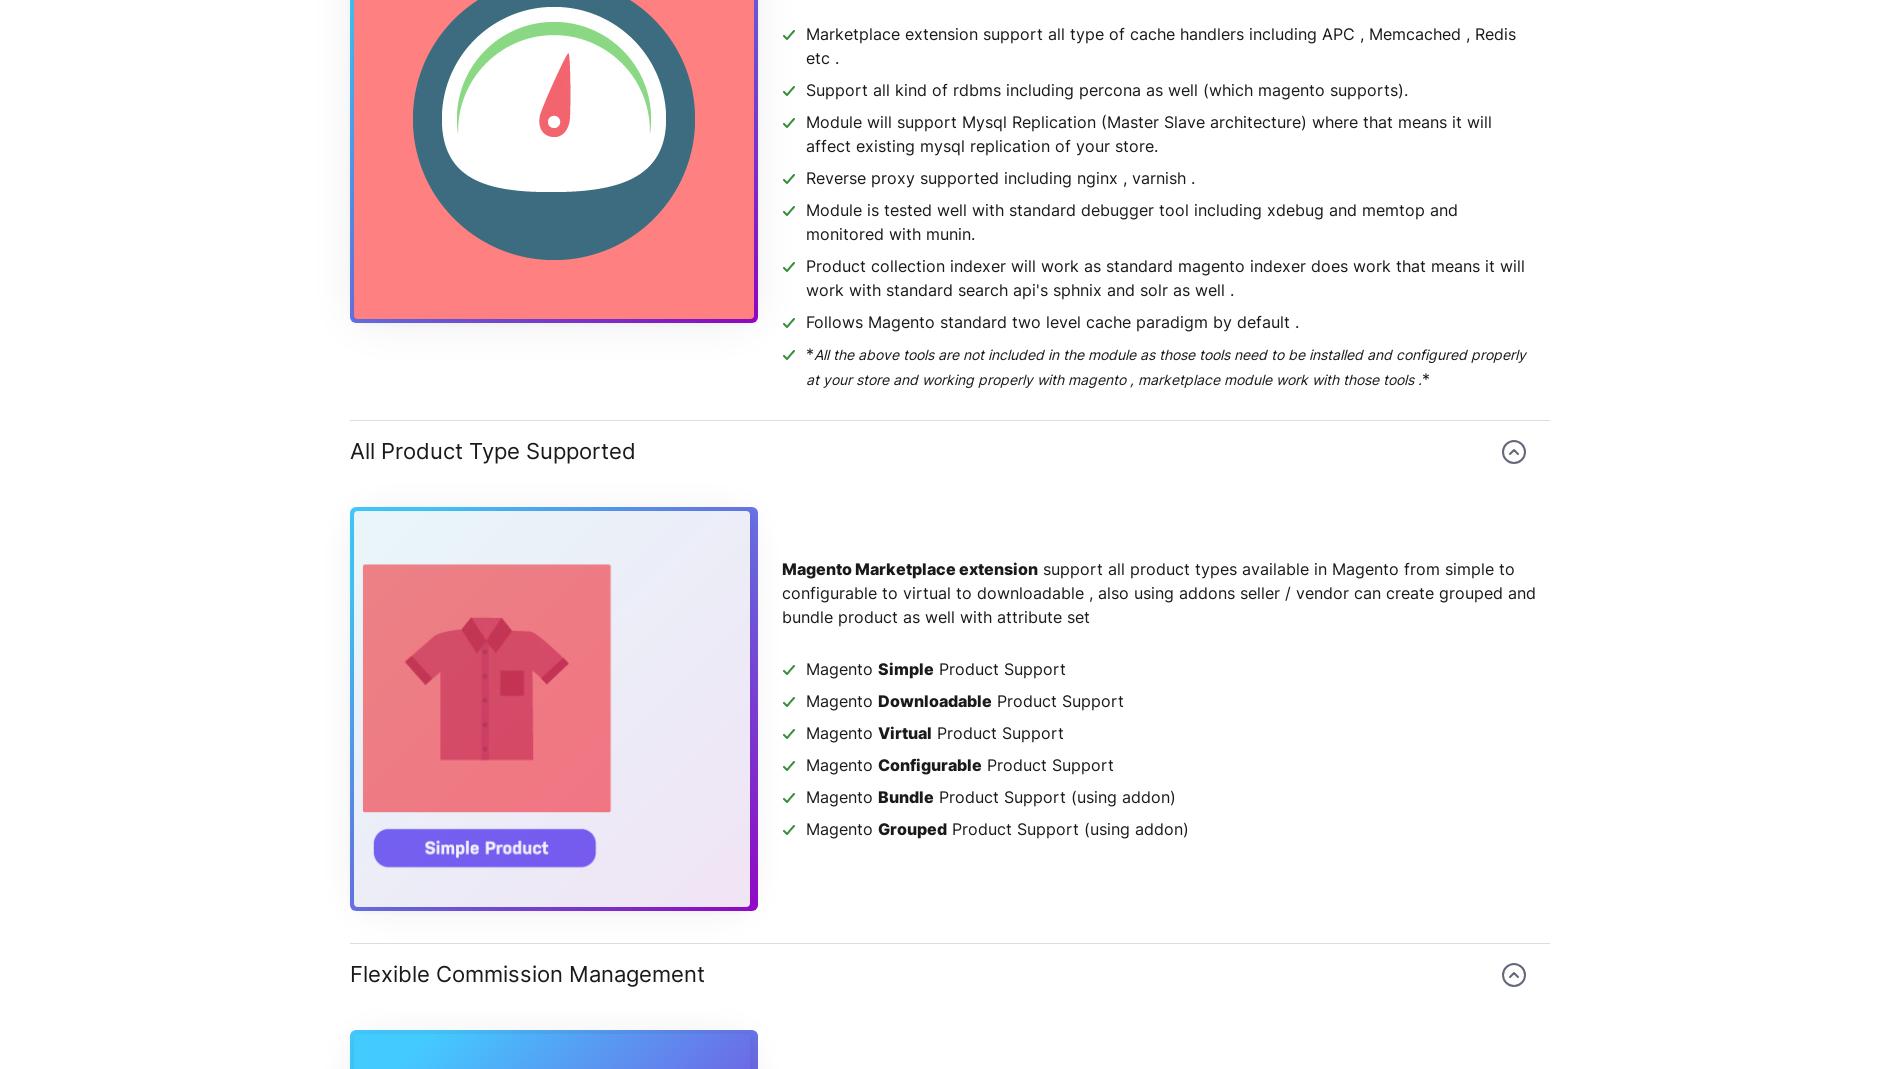 Image resolution: width=1900 pixels, height=1069 pixels. Describe the element at coordinates (933, 700) in the screenshot. I see `'Downloadable'` at that location.